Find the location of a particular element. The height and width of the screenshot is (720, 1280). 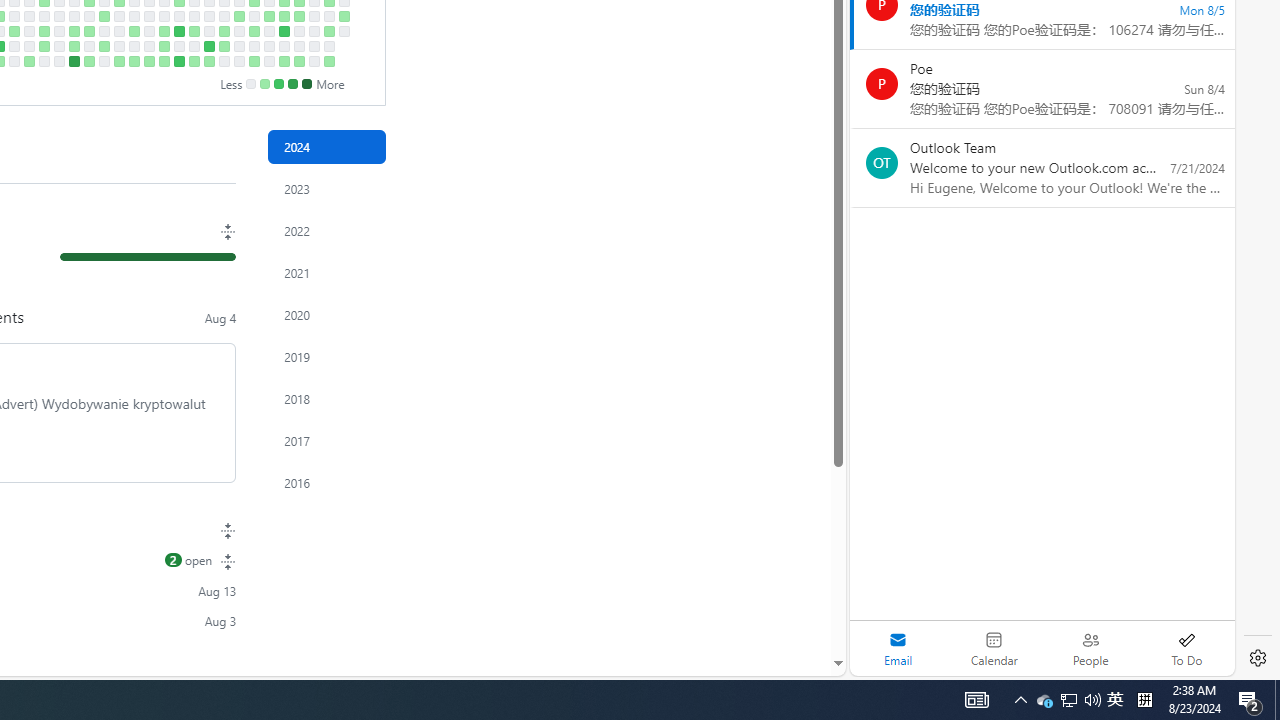

'2018' is located at coordinates (327, 399).